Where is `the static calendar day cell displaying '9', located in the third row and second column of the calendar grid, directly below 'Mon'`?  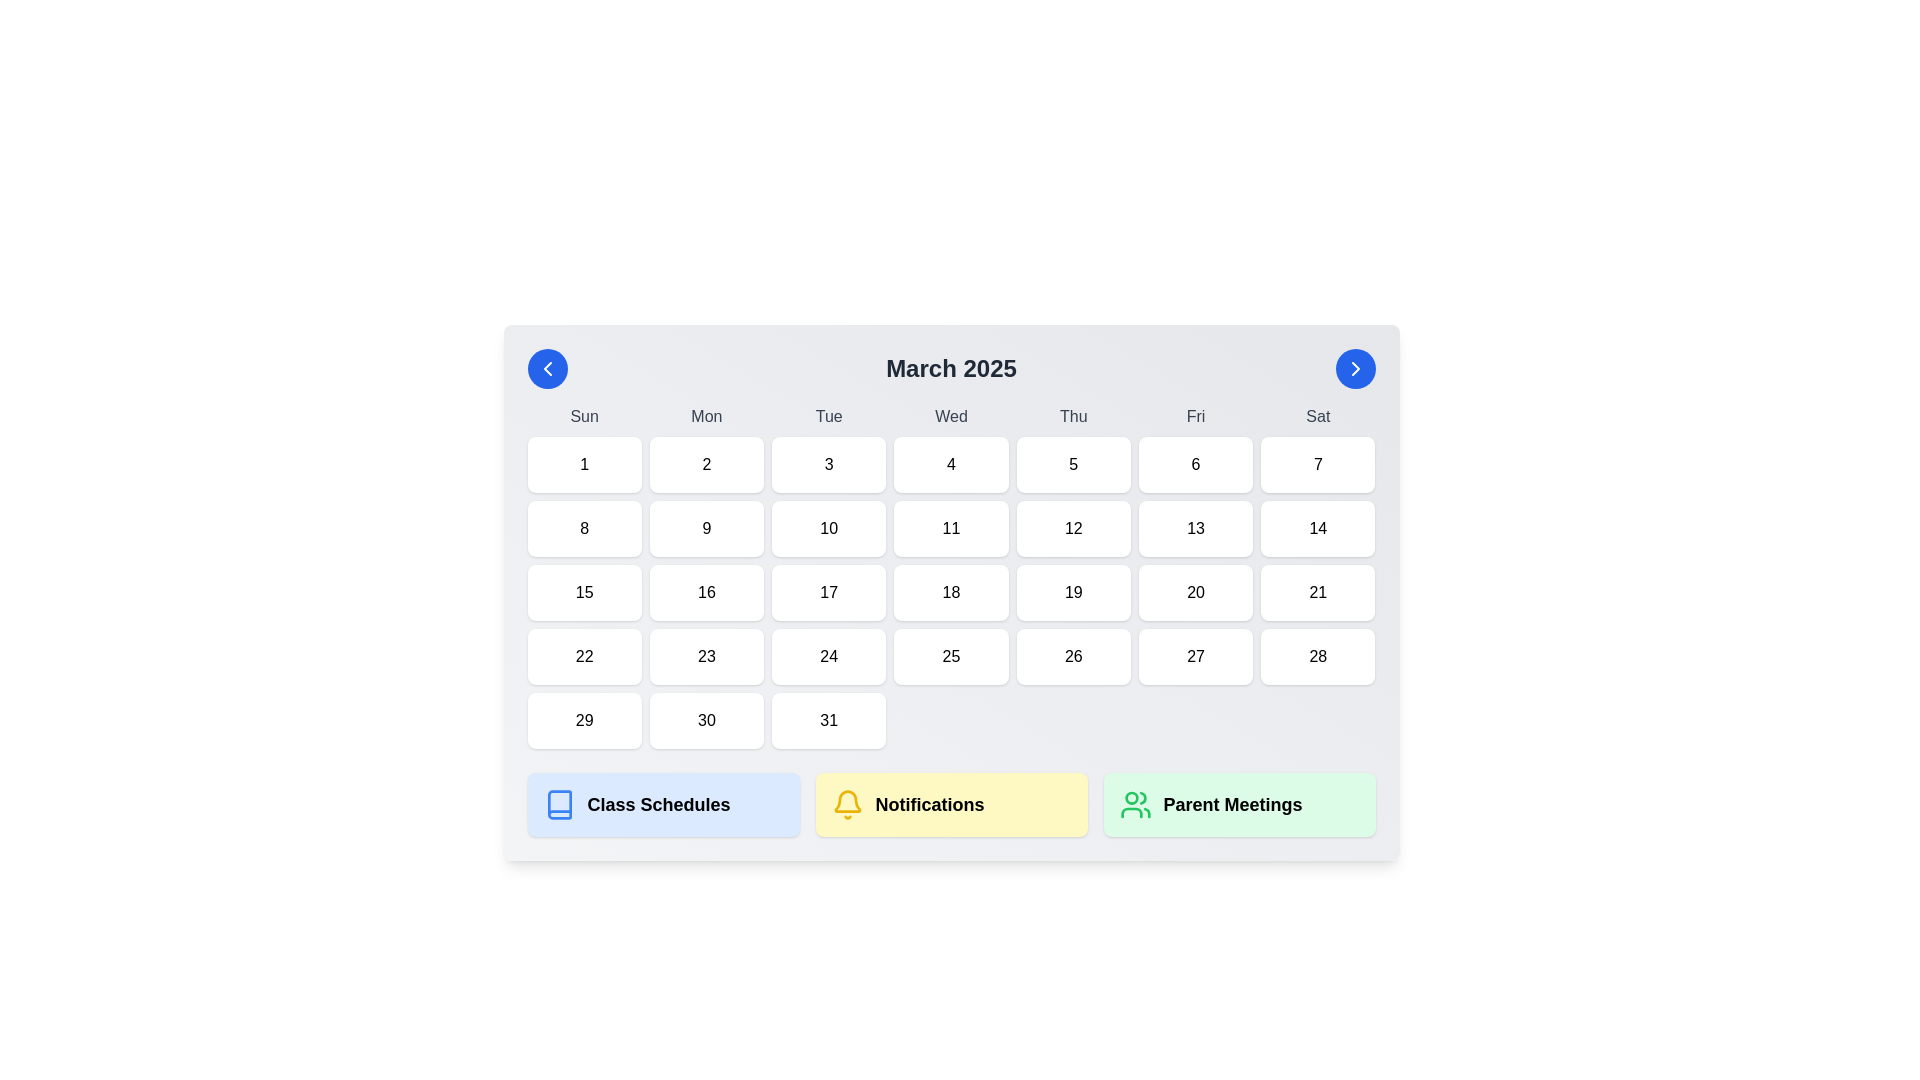 the static calendar day cell displaying '9', located in the third row and second column of the calendar grid, directly below 'Mon' is located at coordinates (706, 527).